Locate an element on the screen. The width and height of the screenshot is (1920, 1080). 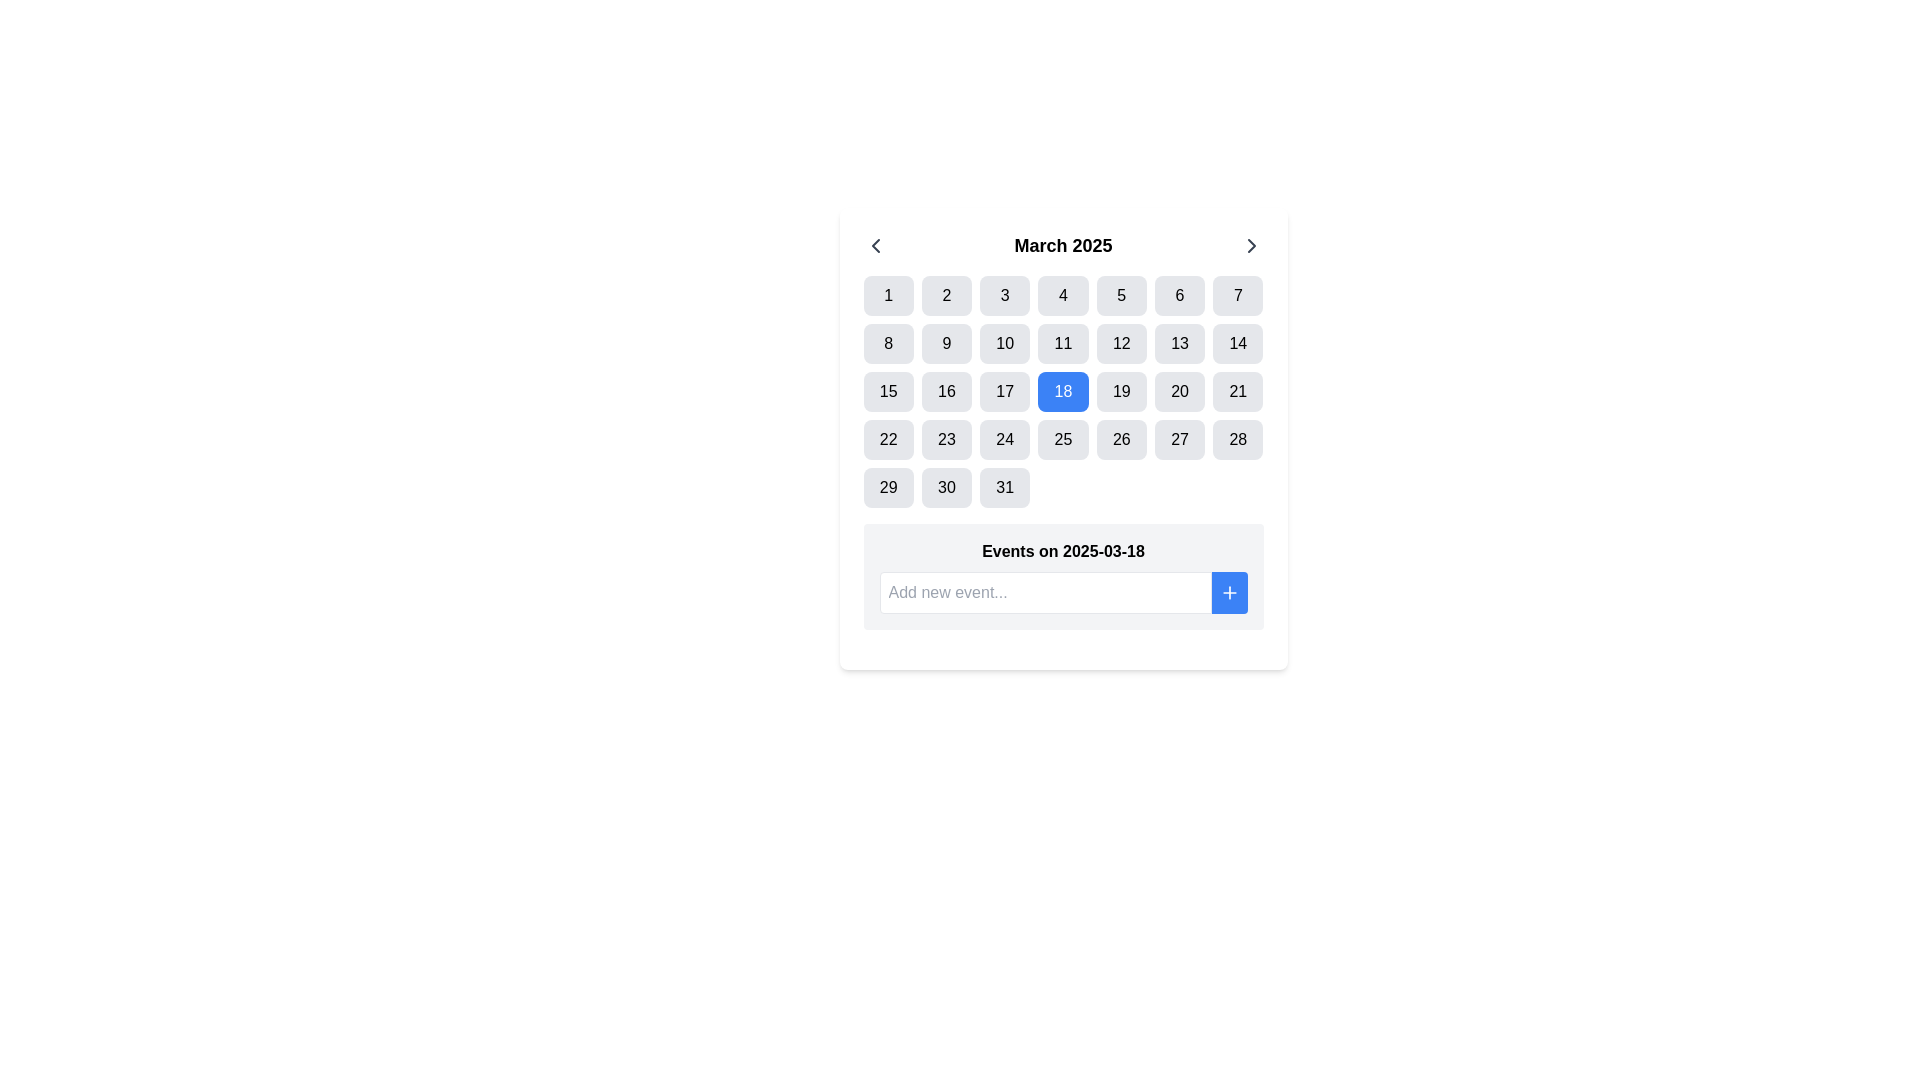
the heading text indicating the selected date for events, which is centrally located below the calendar grid is located at coordinates (1062, 551).